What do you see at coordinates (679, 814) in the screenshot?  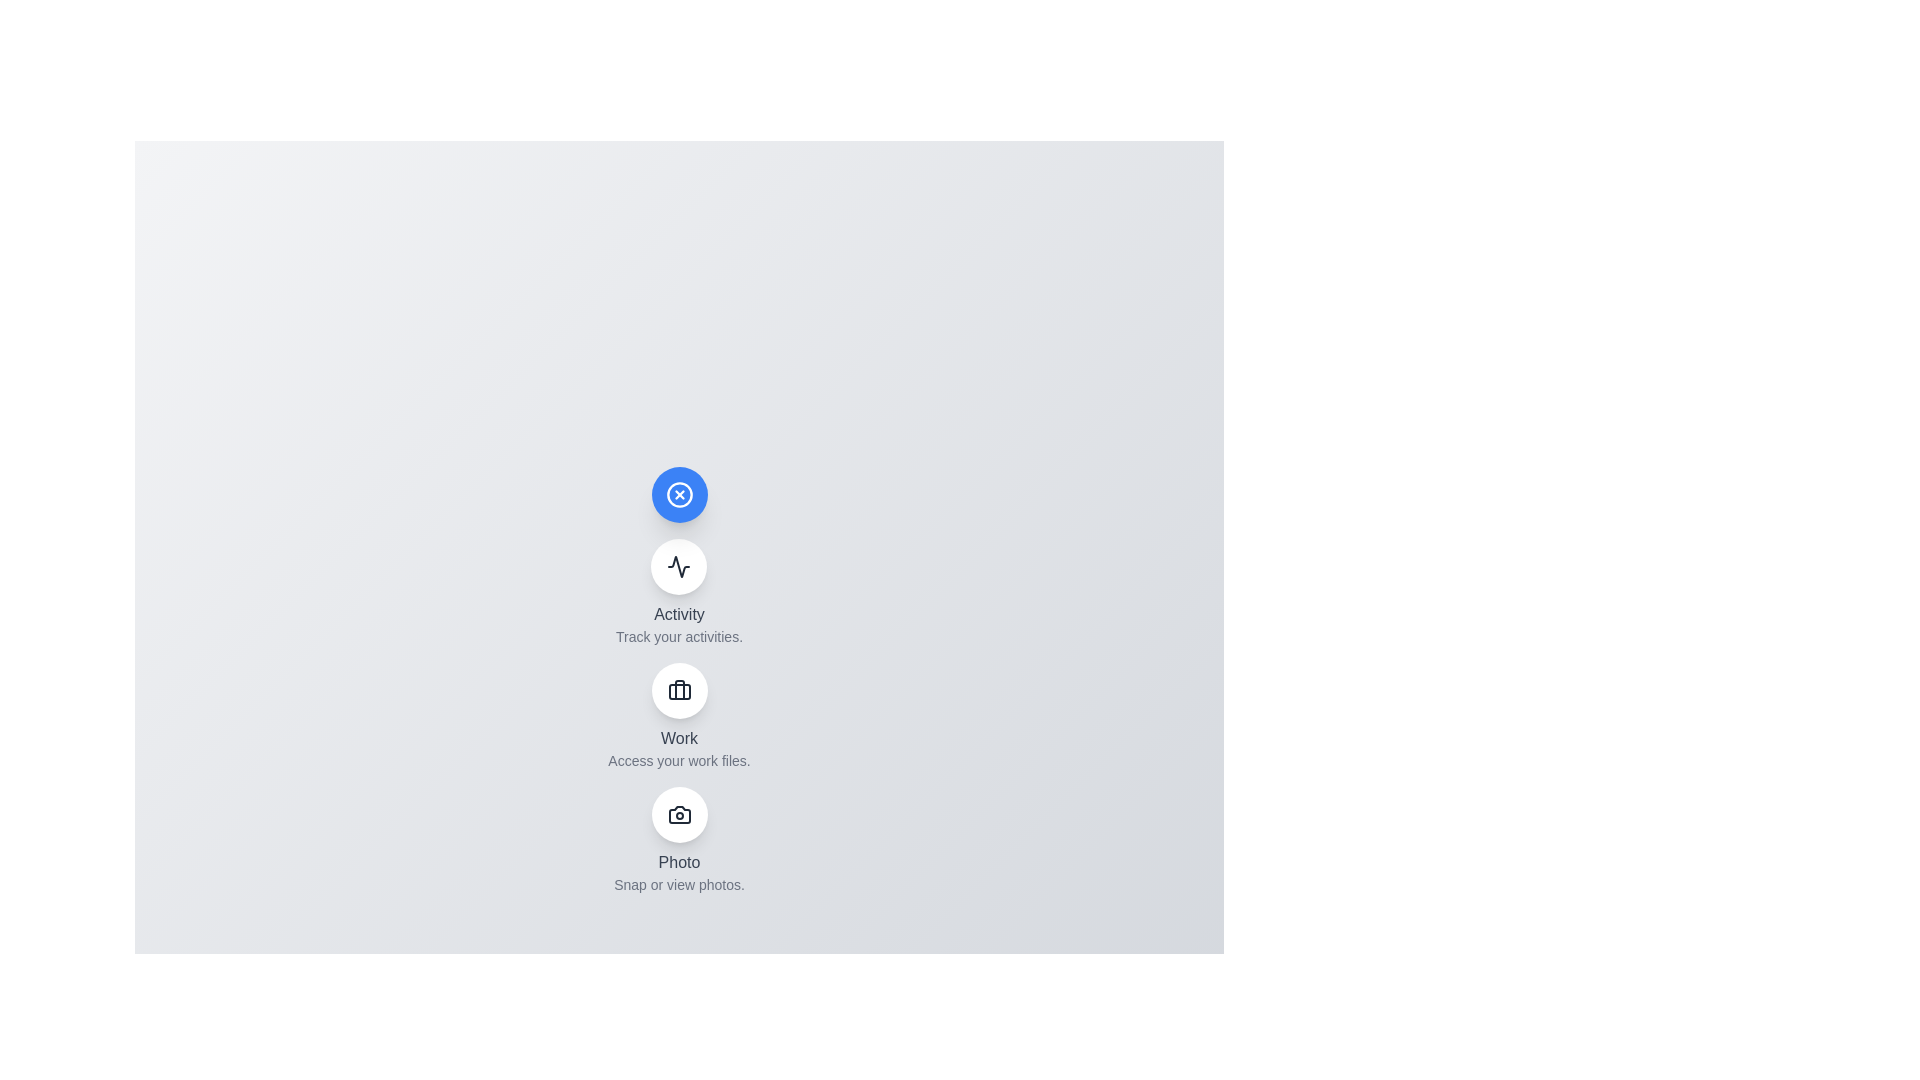 I see `the 'Photo' button in the speed dial menu` at bounding box center [679, 814].